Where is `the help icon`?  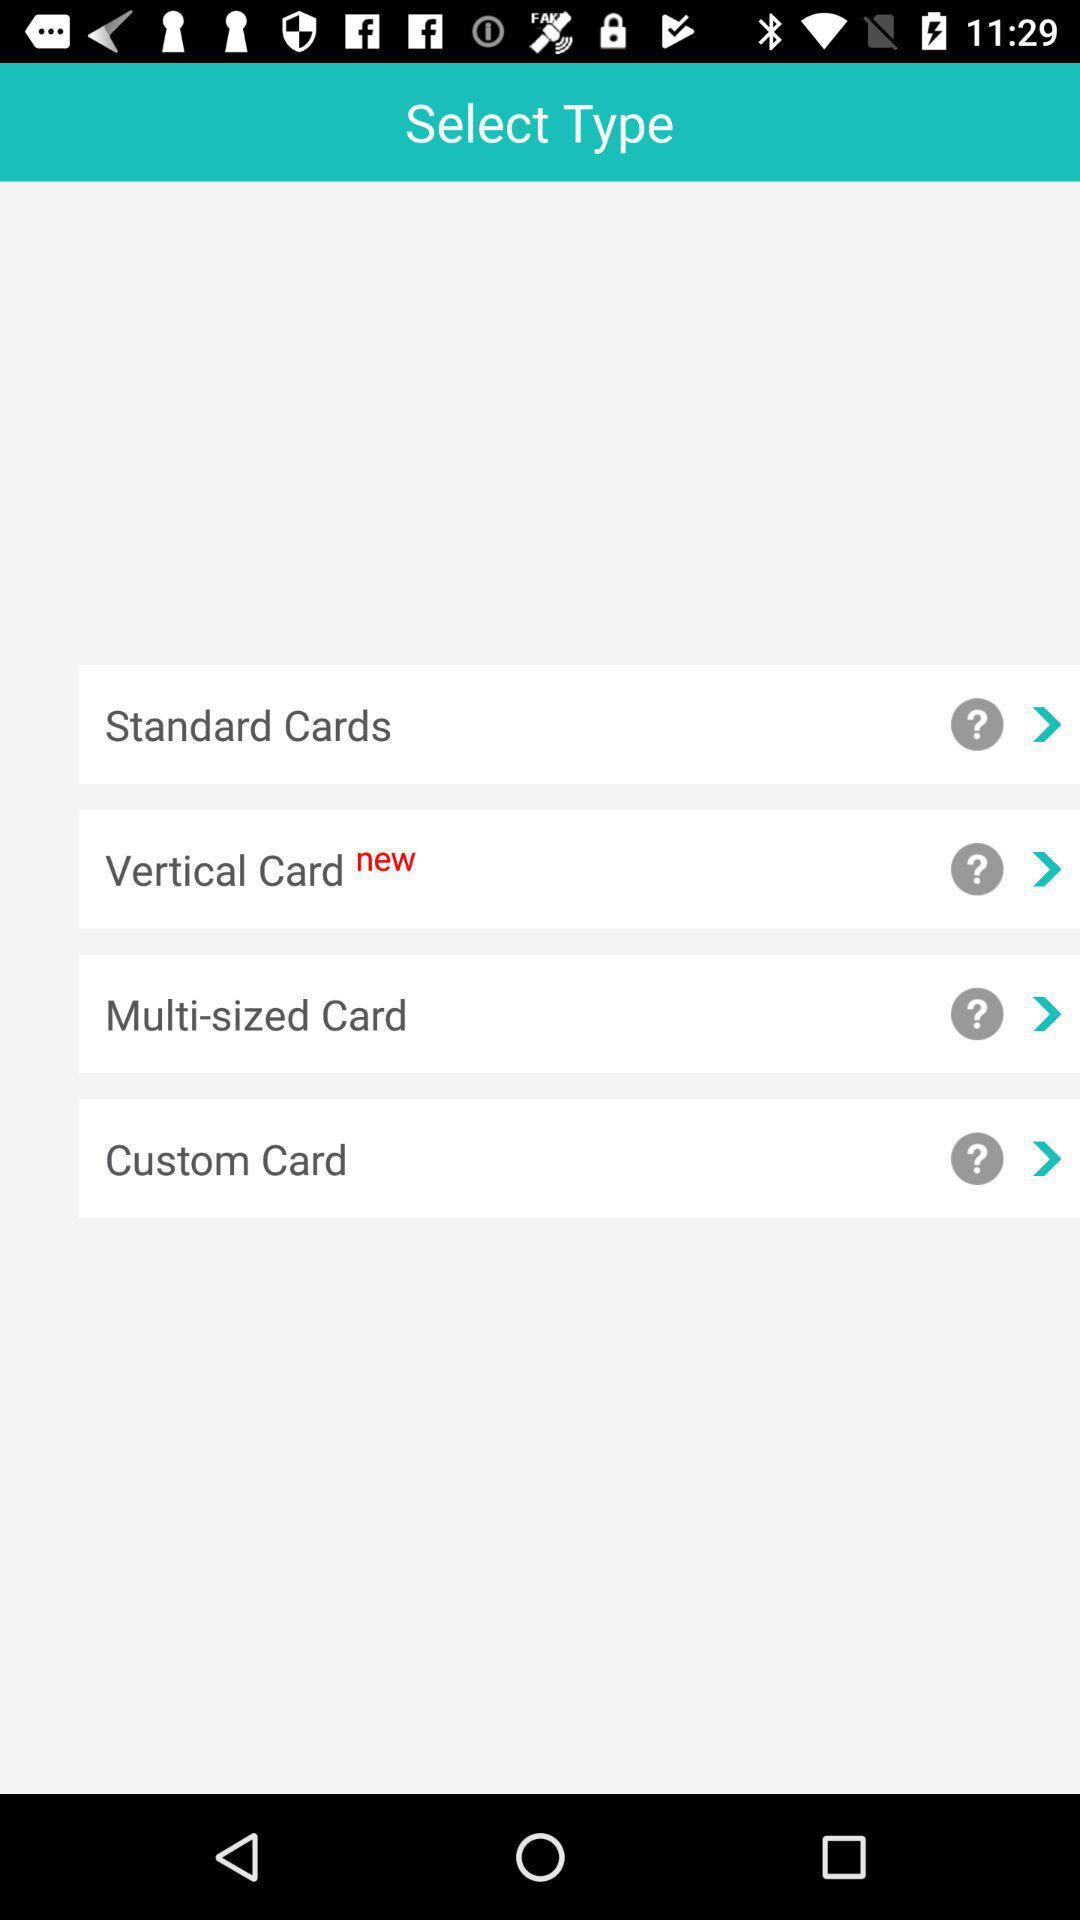 the help icon is located at coordinates (976, 723).